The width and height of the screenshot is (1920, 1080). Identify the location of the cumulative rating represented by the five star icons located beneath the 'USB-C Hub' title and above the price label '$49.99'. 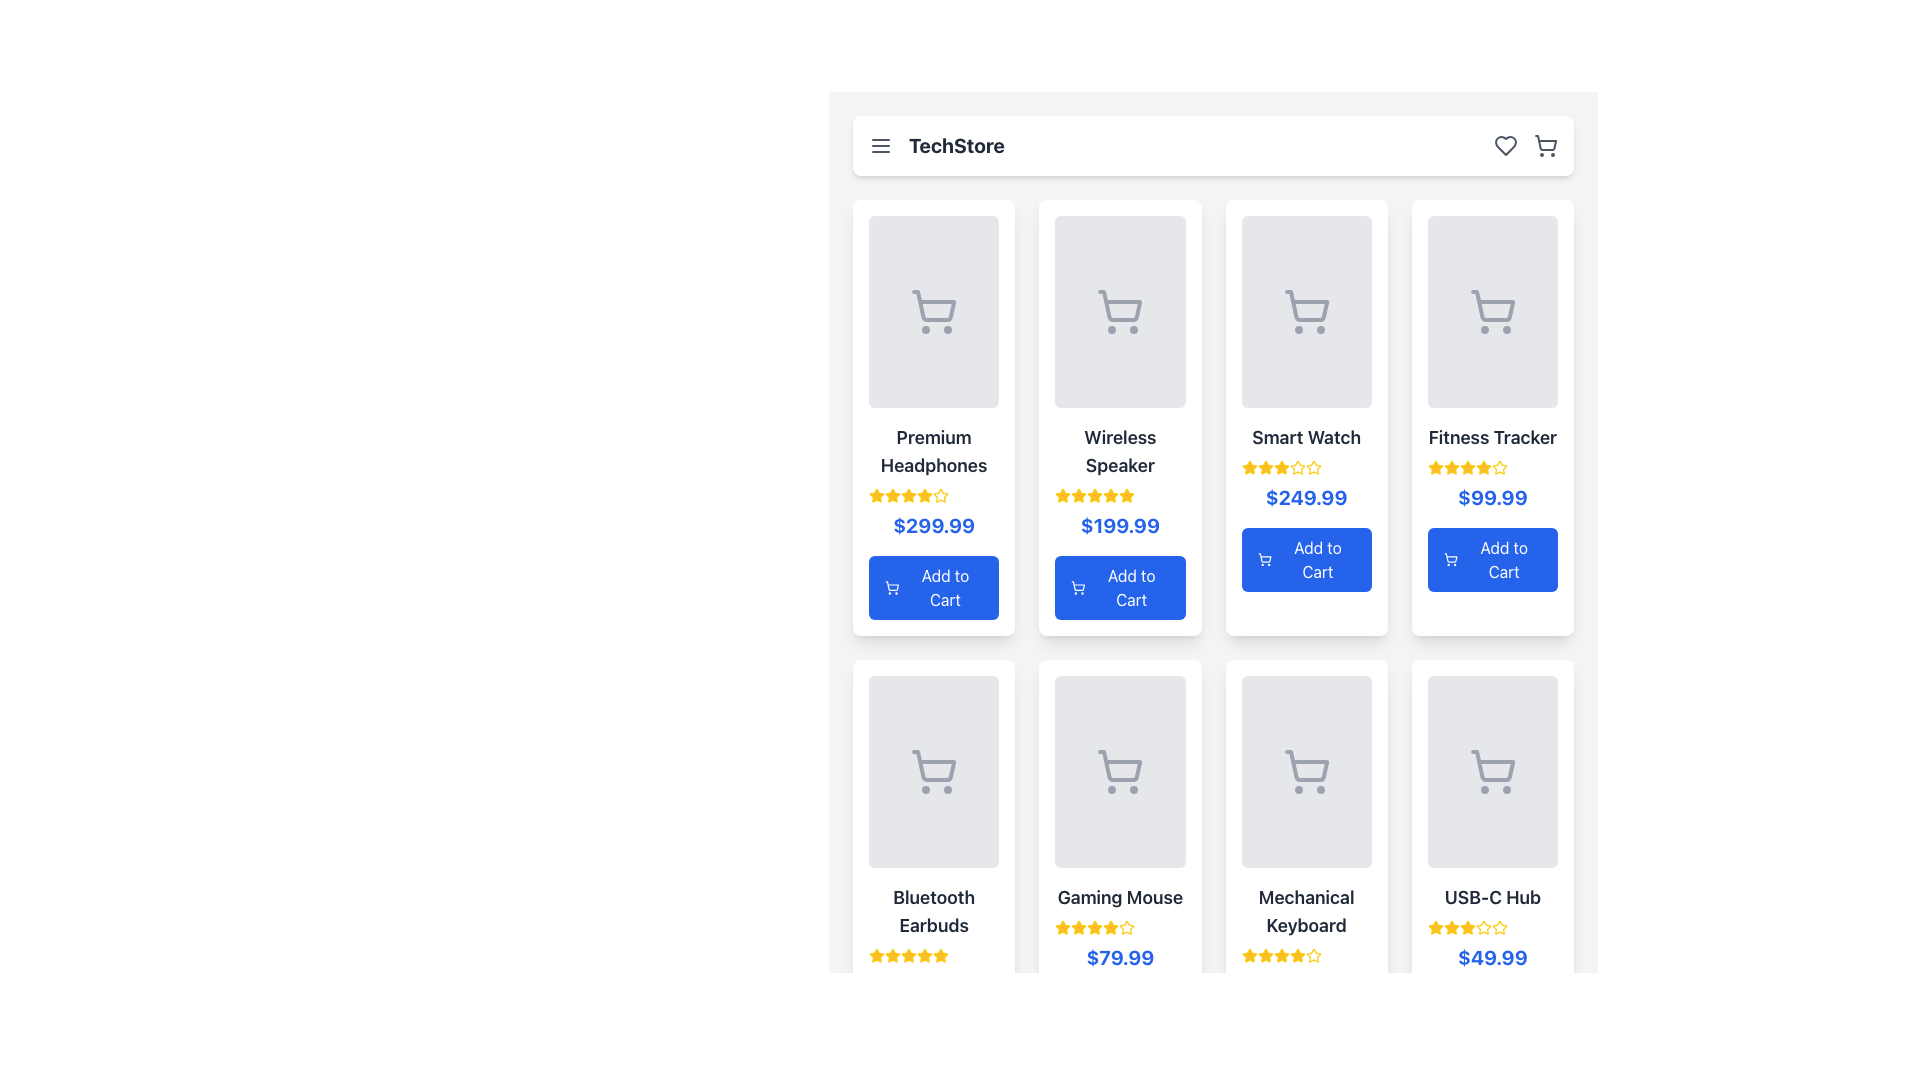
(1492, 928).